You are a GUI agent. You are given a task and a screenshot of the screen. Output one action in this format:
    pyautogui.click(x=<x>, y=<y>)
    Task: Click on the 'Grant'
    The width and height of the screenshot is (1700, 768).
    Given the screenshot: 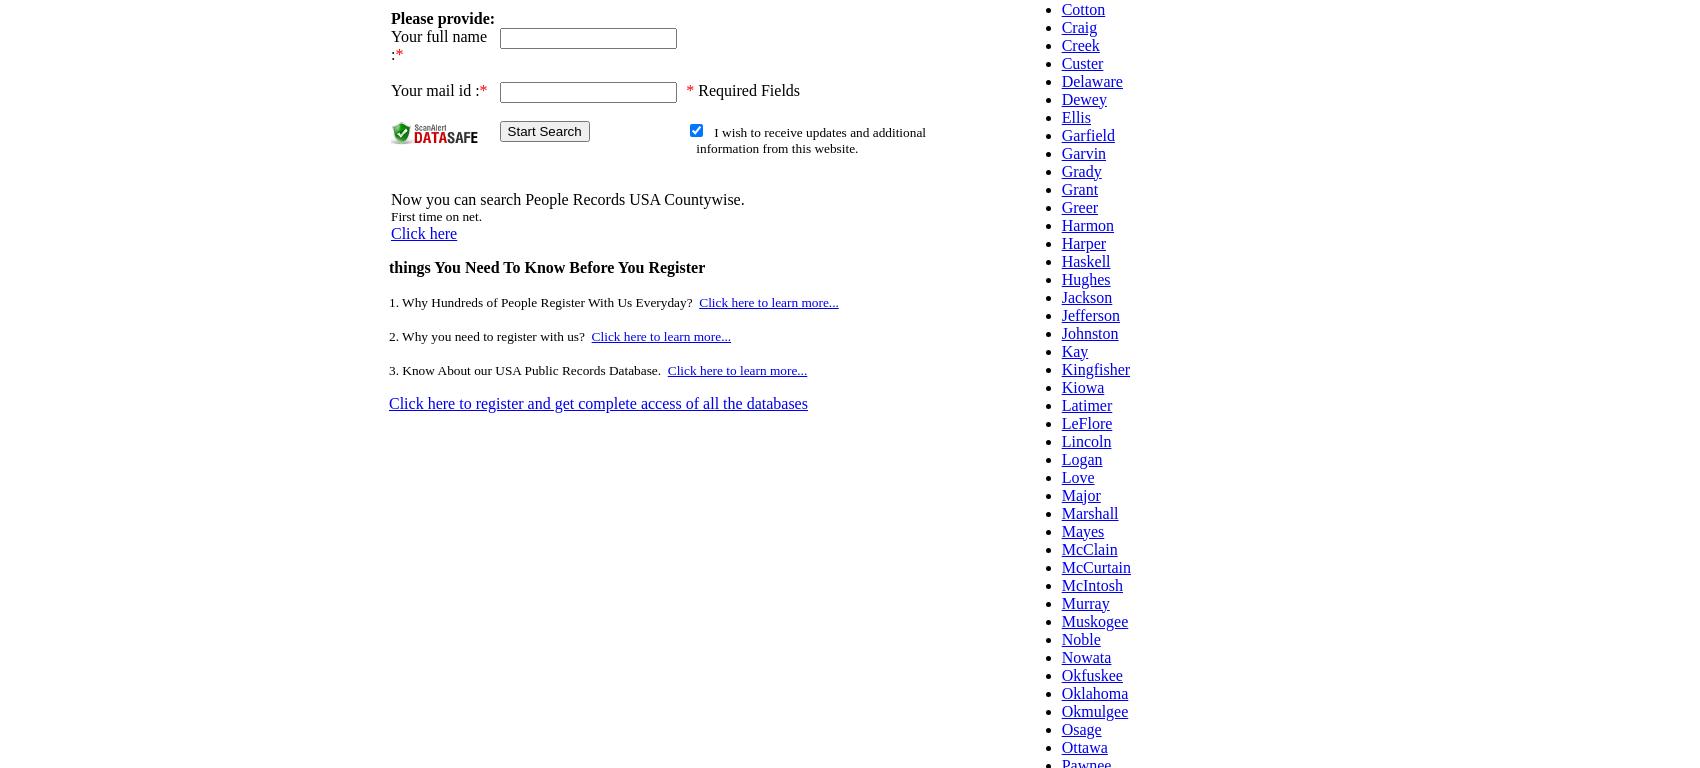 What is the action you would take?
    pyautogui.click(x=1079, y=188)
    